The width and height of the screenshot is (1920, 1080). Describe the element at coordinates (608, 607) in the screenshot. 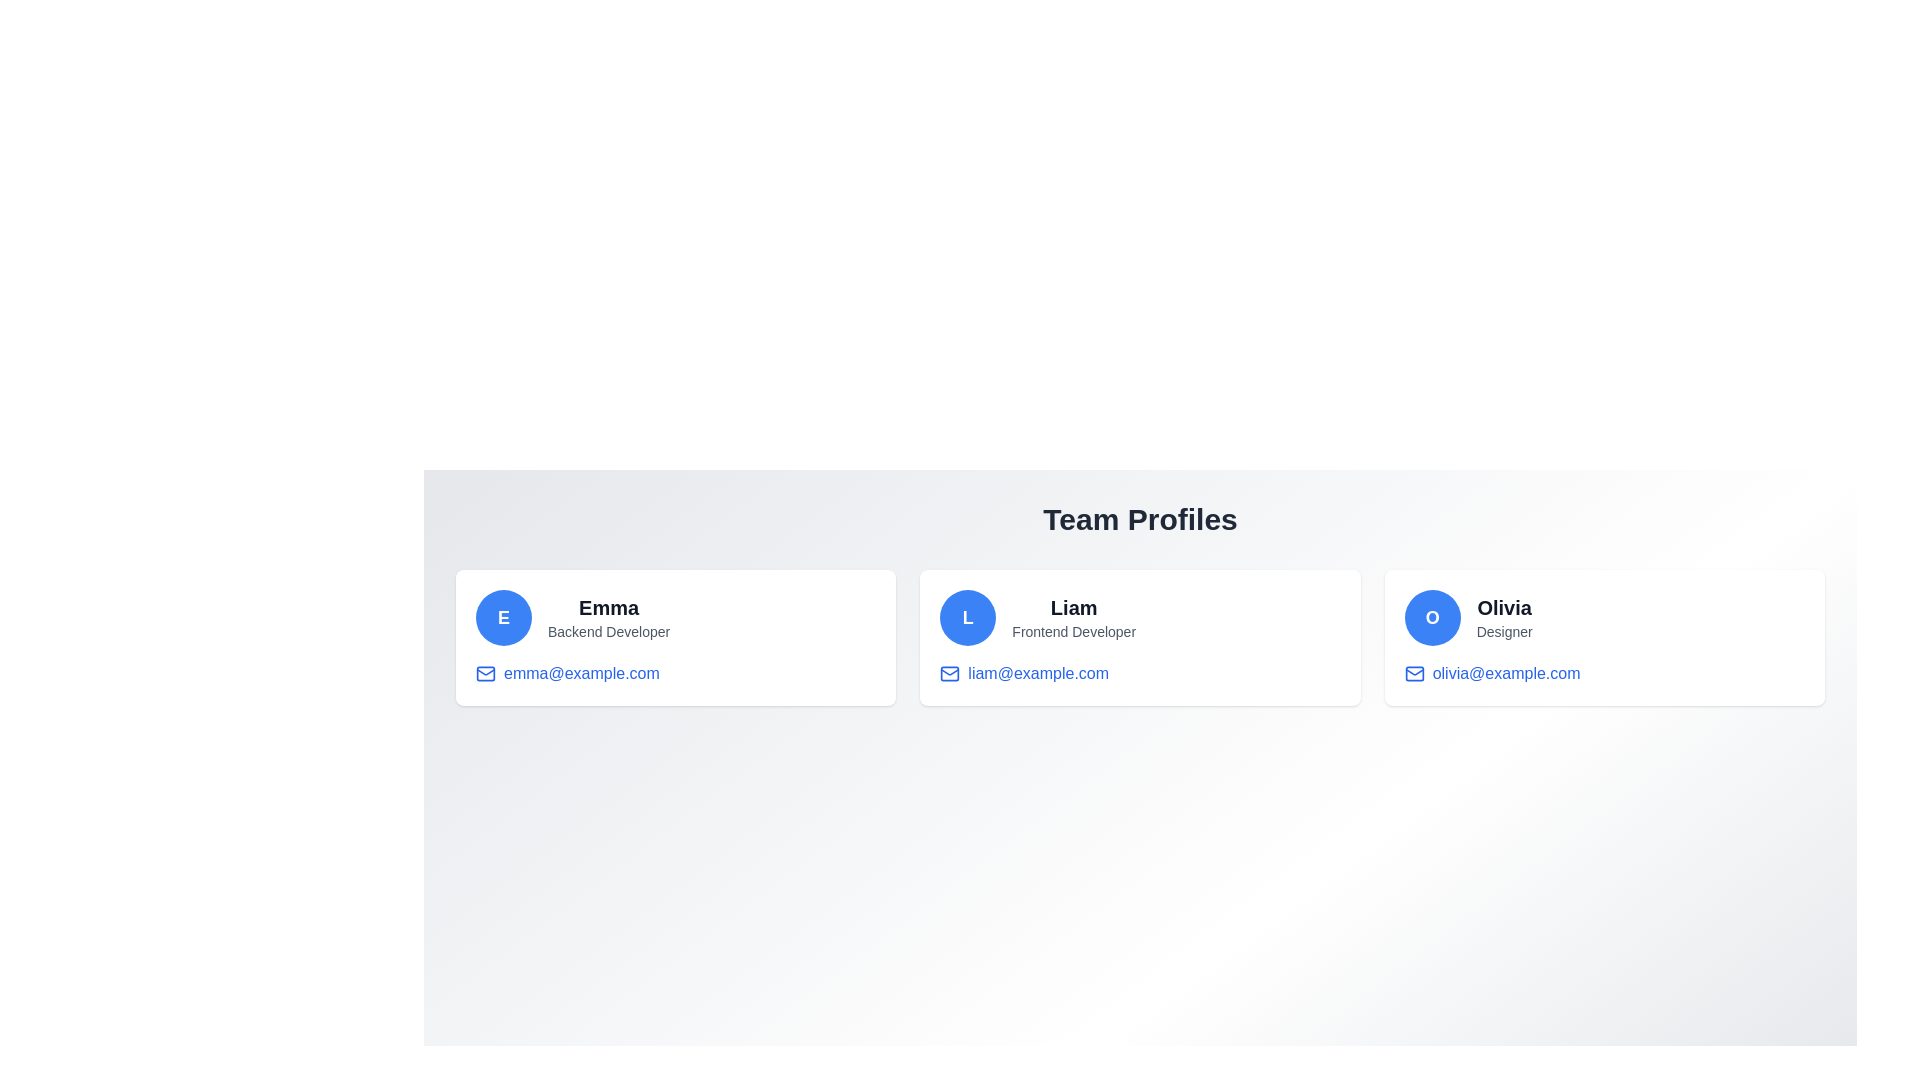

I see `the text label displaying the user's name 'Emma' in the user profile card located in the top-left cell of the grid layout` at that location.